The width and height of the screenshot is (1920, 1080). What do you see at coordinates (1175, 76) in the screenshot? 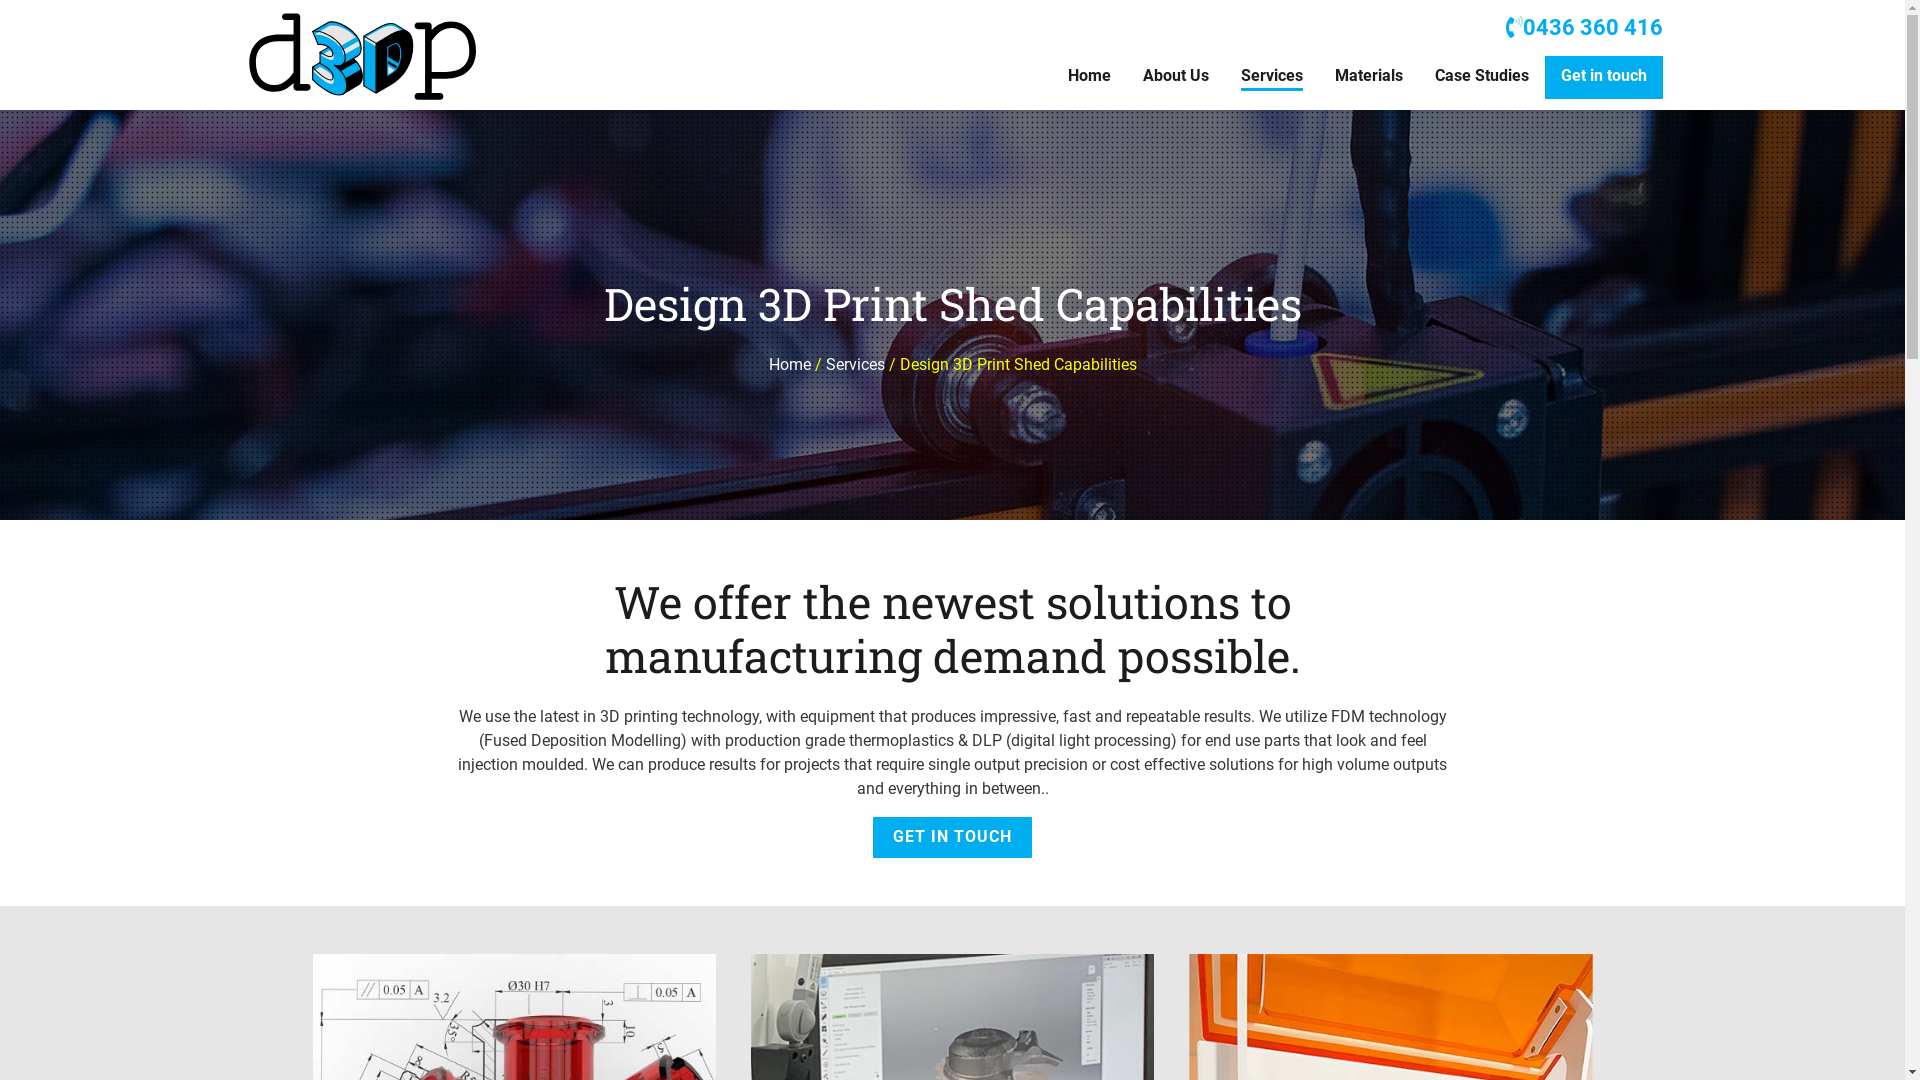
I see `'About Us'` at bounding box center [1175, 76].